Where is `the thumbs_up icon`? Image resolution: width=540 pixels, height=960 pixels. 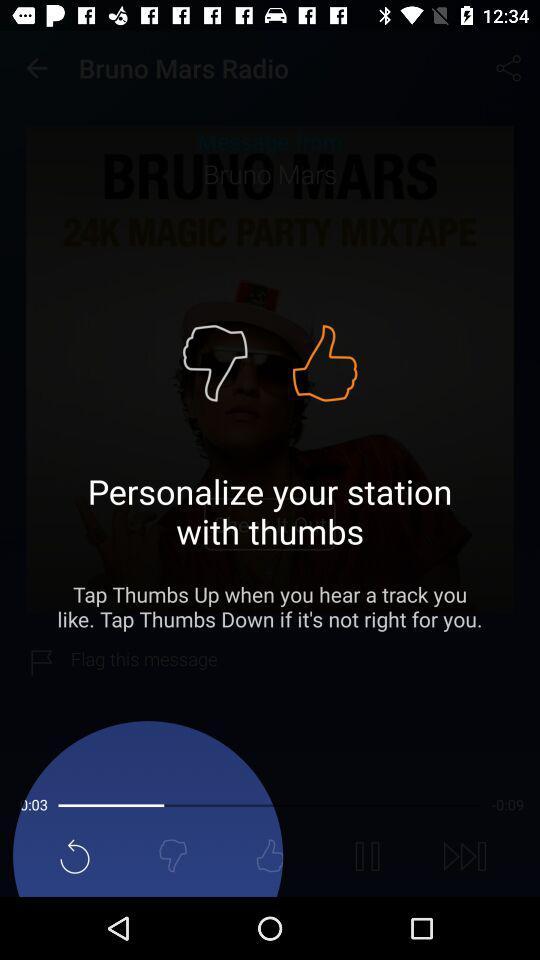
the thumbs_up icon is located at coordinates (270, 855).